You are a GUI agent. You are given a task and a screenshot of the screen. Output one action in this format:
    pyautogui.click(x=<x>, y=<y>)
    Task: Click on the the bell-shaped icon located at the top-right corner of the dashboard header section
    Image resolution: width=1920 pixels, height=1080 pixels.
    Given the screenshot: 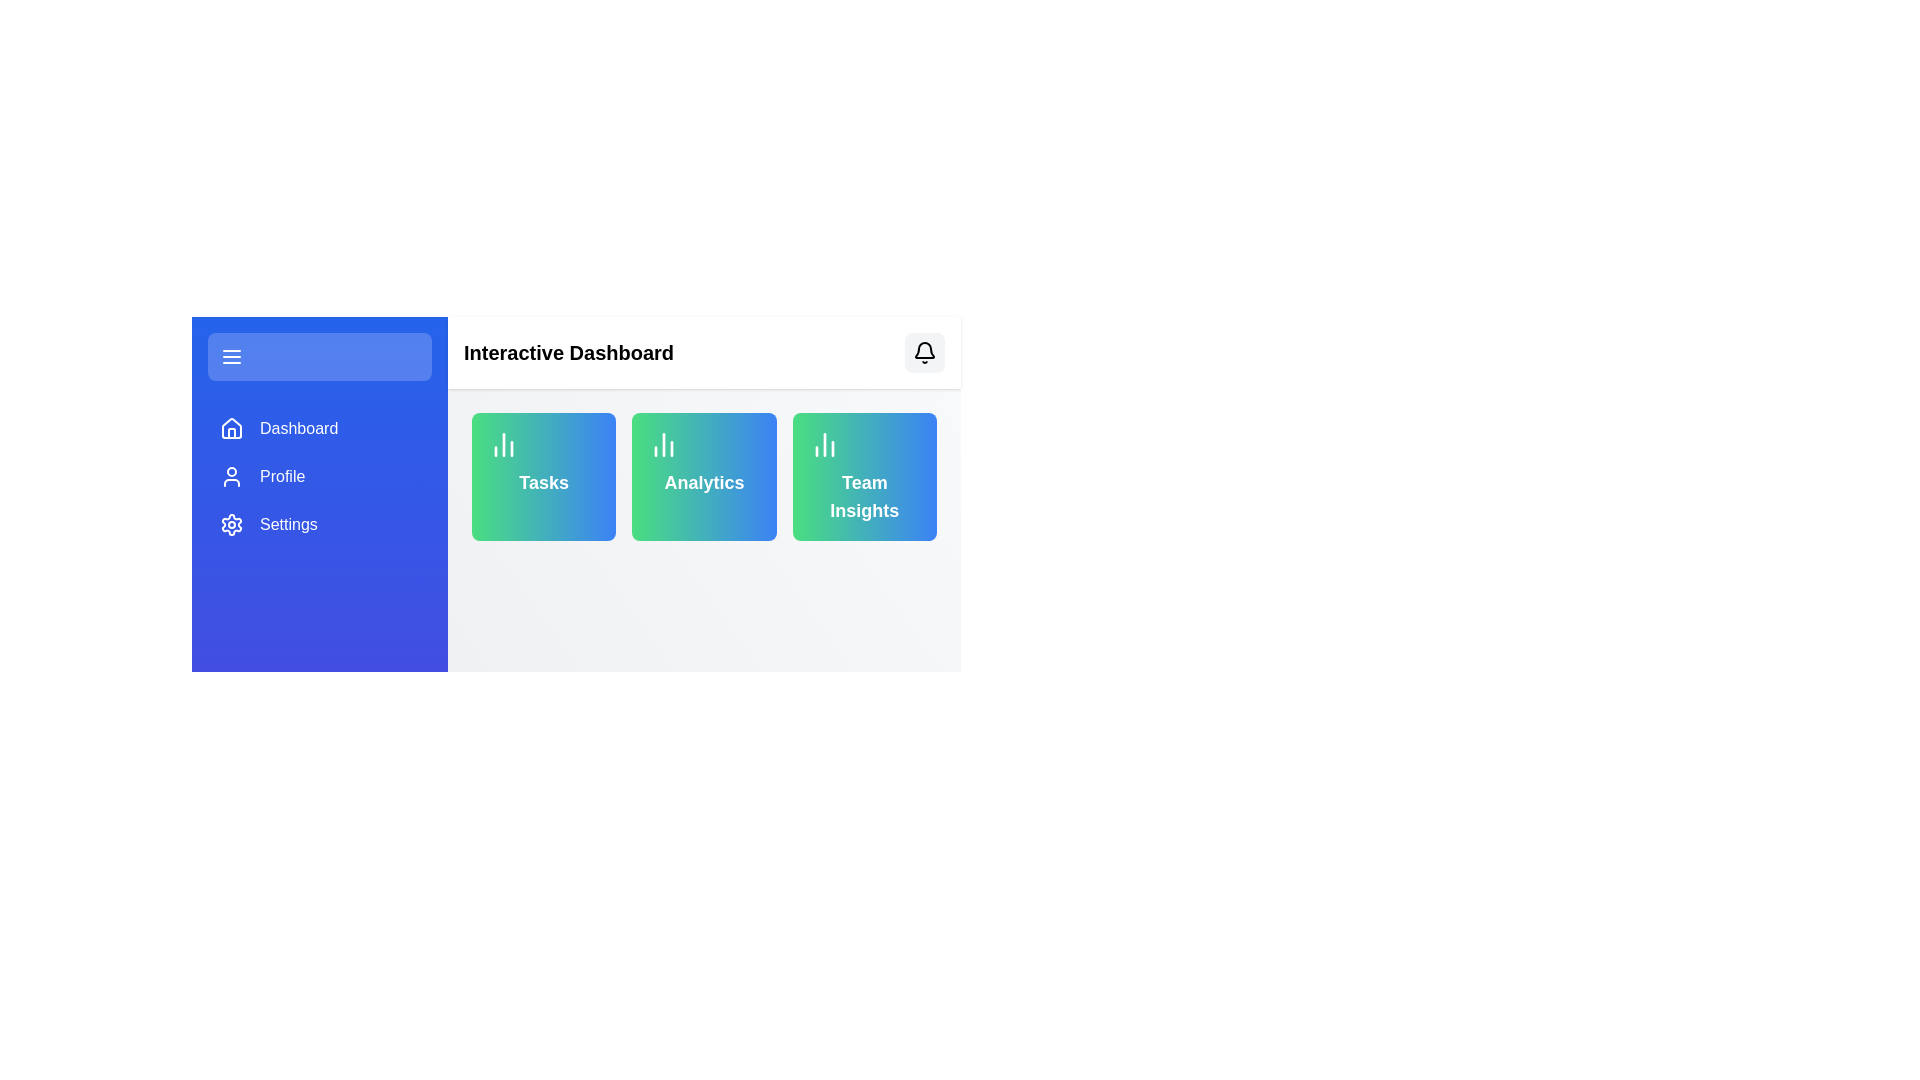 What is the action you would take?
    pyautogui.click(x=924, y=352)
    